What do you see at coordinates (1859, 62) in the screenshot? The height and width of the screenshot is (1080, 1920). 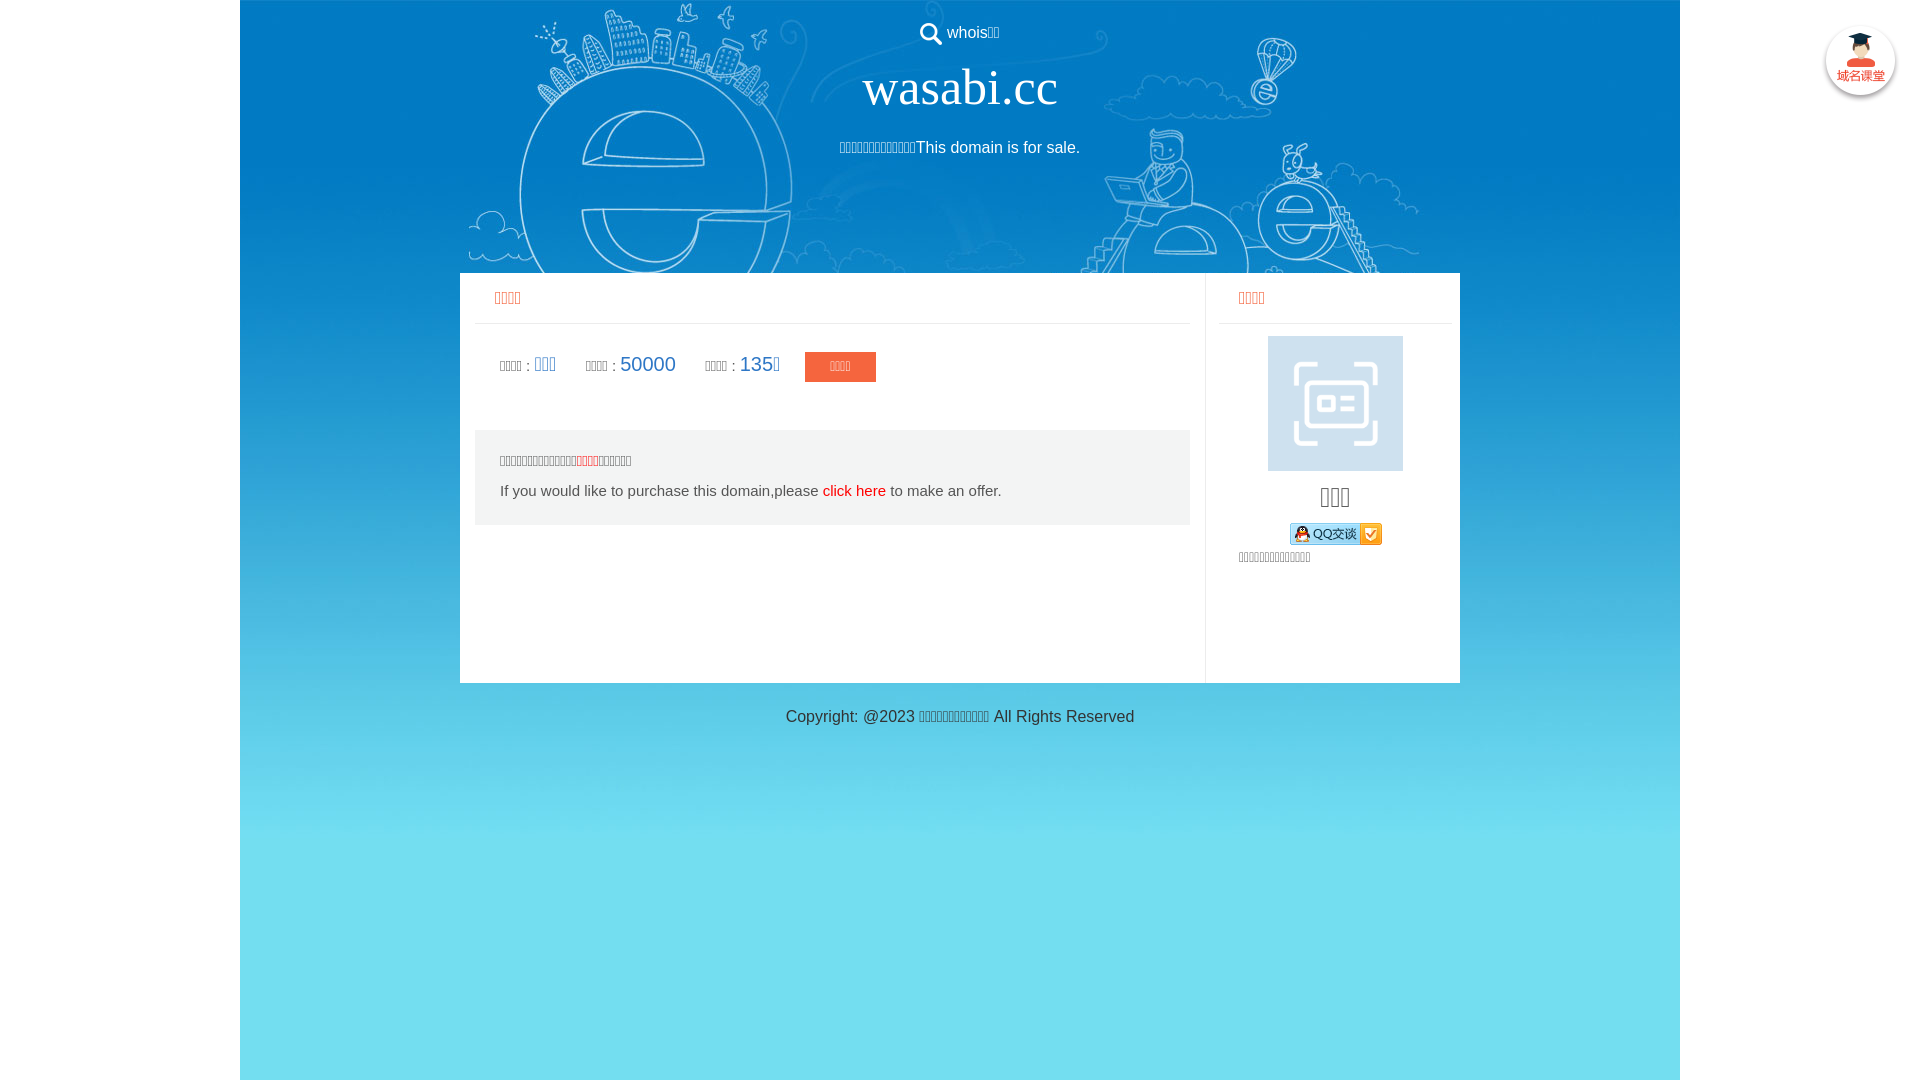 I see `' '` at bounding box center [1859, 62].